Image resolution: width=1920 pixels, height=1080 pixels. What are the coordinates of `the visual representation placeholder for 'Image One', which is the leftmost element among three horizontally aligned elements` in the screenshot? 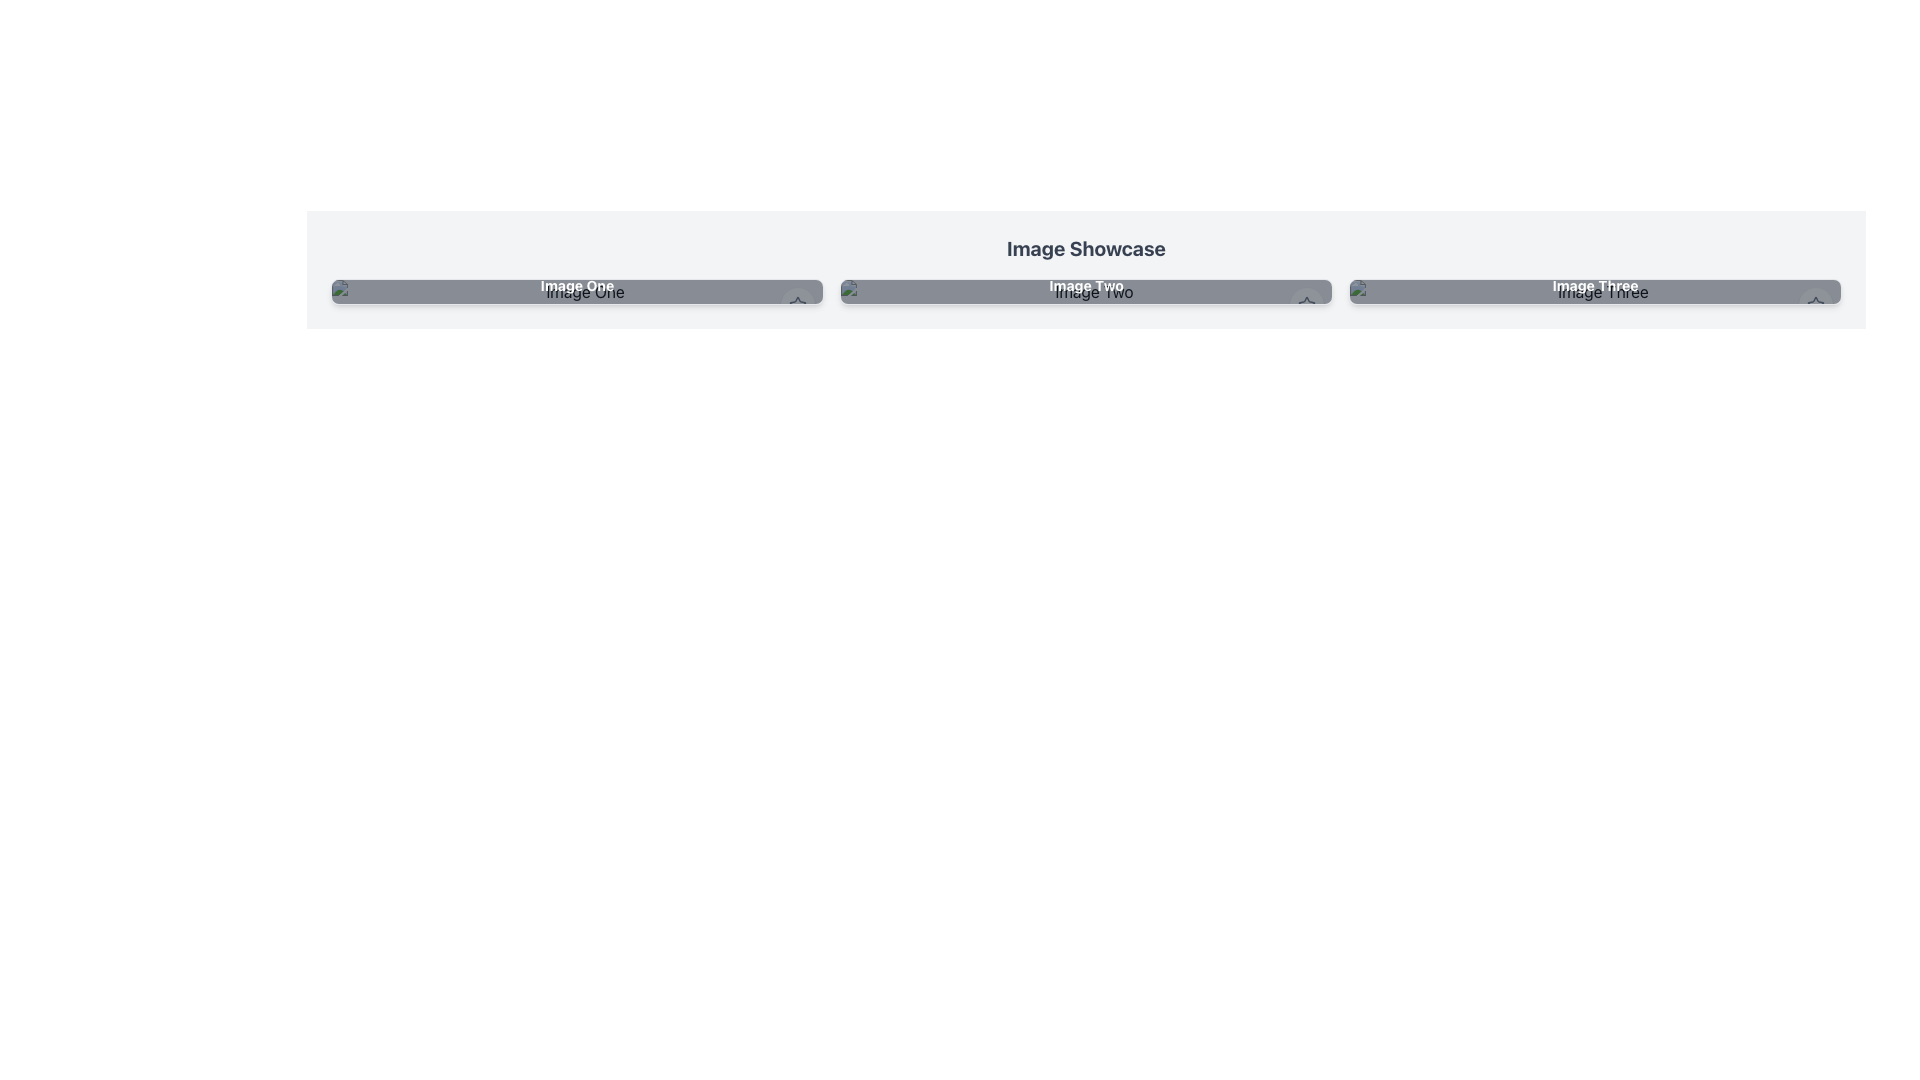 It's located at (576, 292).